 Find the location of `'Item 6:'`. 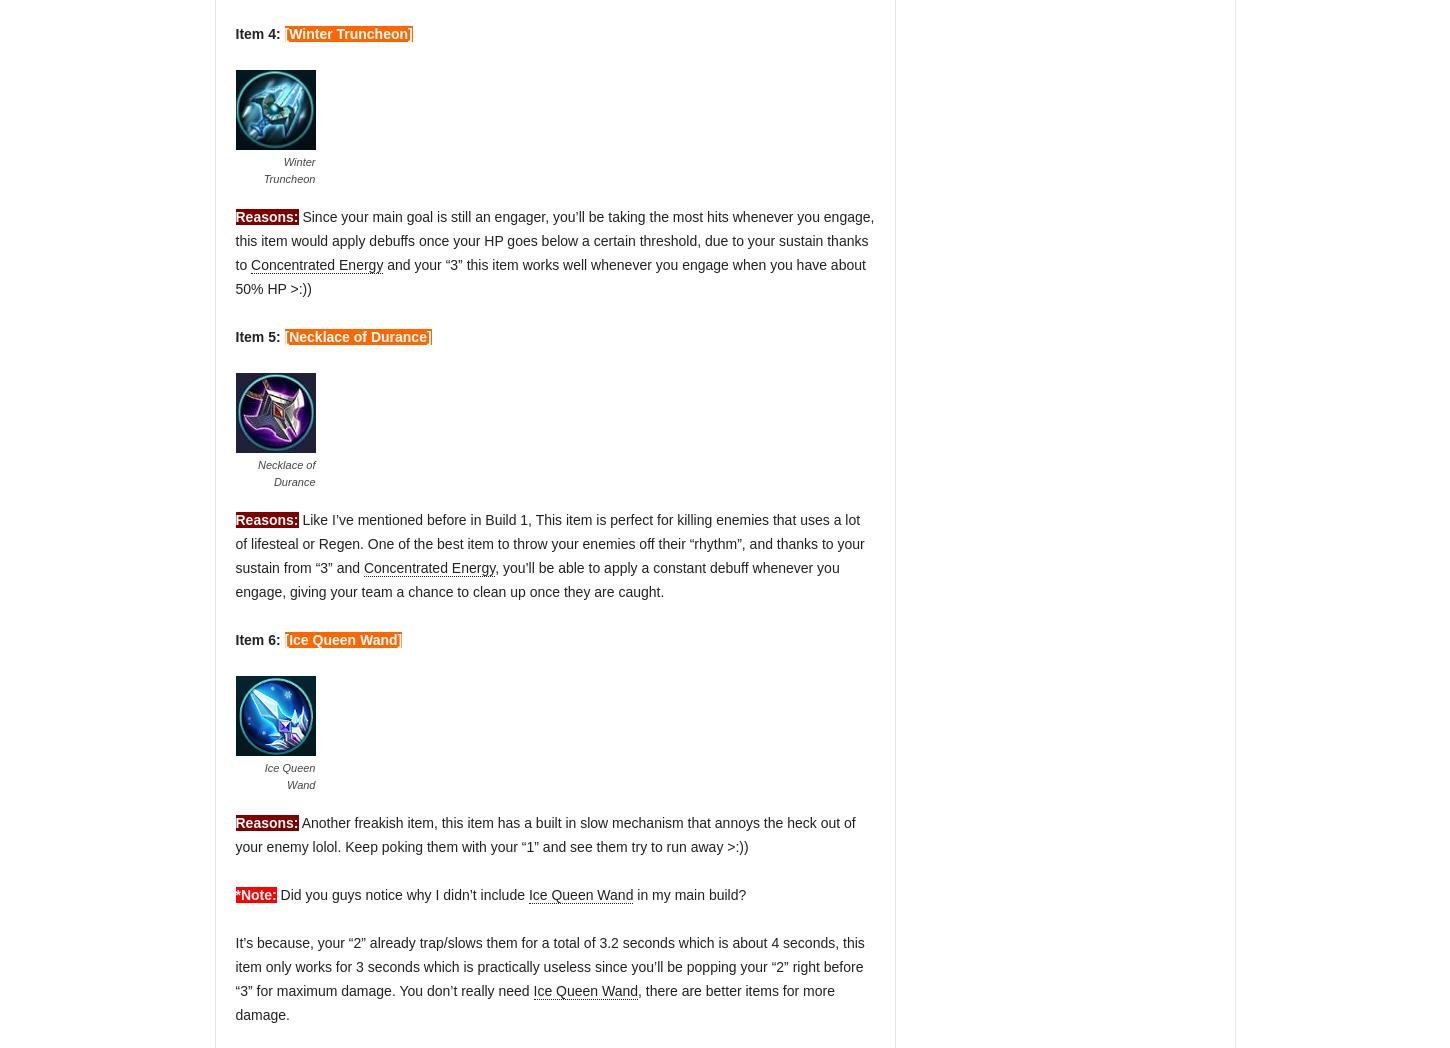

'Item 6:' is located at coordinates (259, 639).